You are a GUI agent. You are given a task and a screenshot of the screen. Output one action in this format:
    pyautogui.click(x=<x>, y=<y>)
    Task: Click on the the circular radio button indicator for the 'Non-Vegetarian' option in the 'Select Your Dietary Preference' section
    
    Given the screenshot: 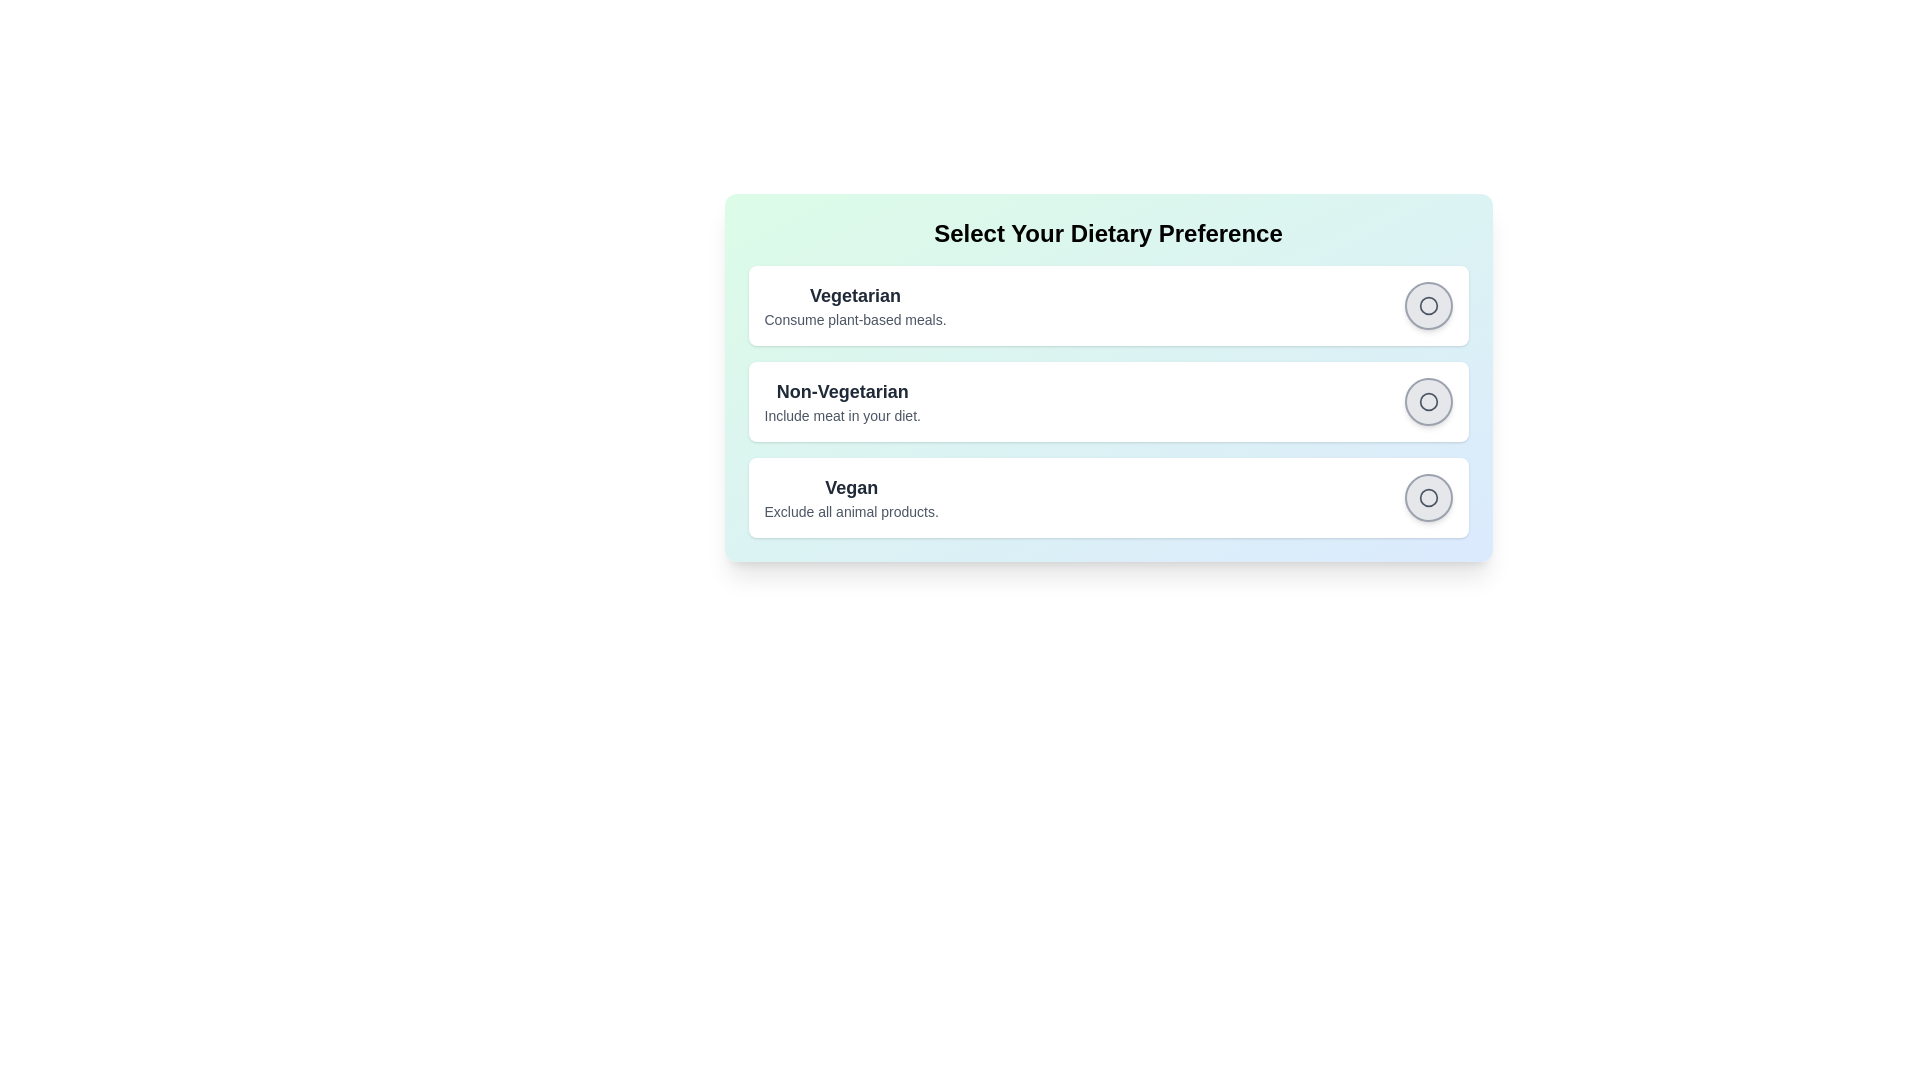 What is the action you would take?
    pyautogui.click(x=1427, y=401)
    